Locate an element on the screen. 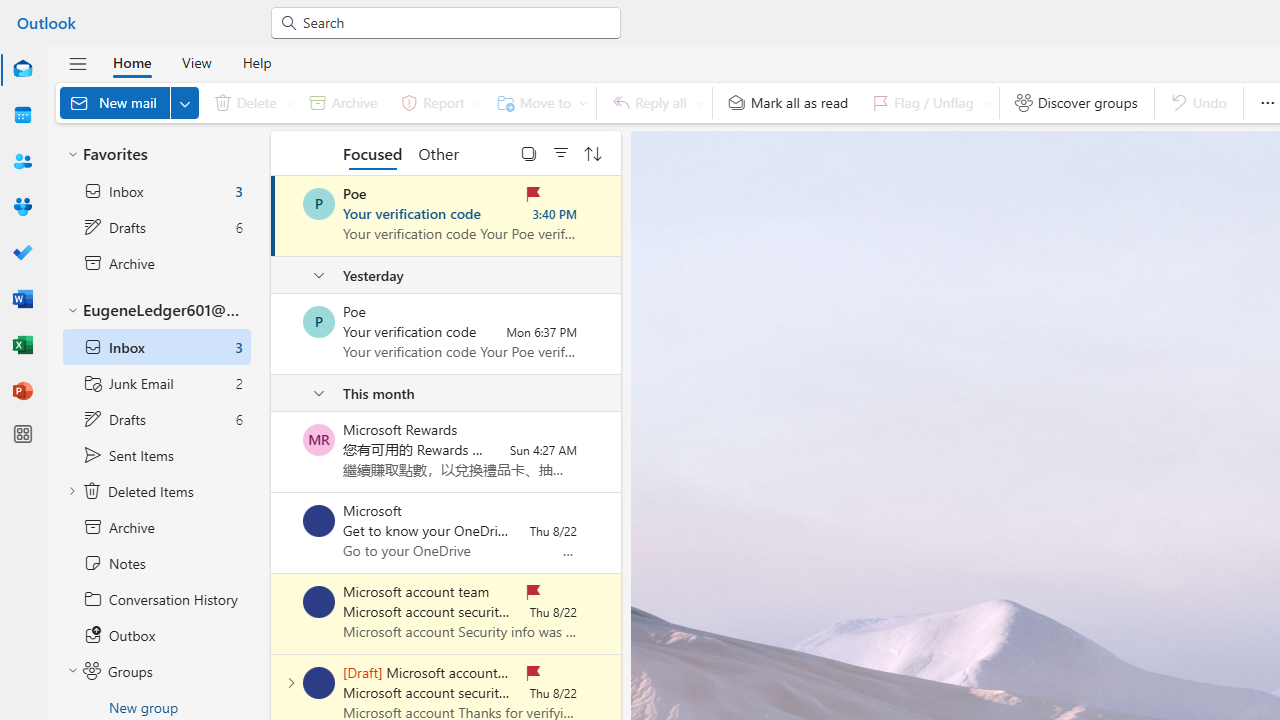 Image resolution: width=1280 pixels, height=720 pixels. 'Inbox selected 3 unread' is located at coordinates (155, 346).